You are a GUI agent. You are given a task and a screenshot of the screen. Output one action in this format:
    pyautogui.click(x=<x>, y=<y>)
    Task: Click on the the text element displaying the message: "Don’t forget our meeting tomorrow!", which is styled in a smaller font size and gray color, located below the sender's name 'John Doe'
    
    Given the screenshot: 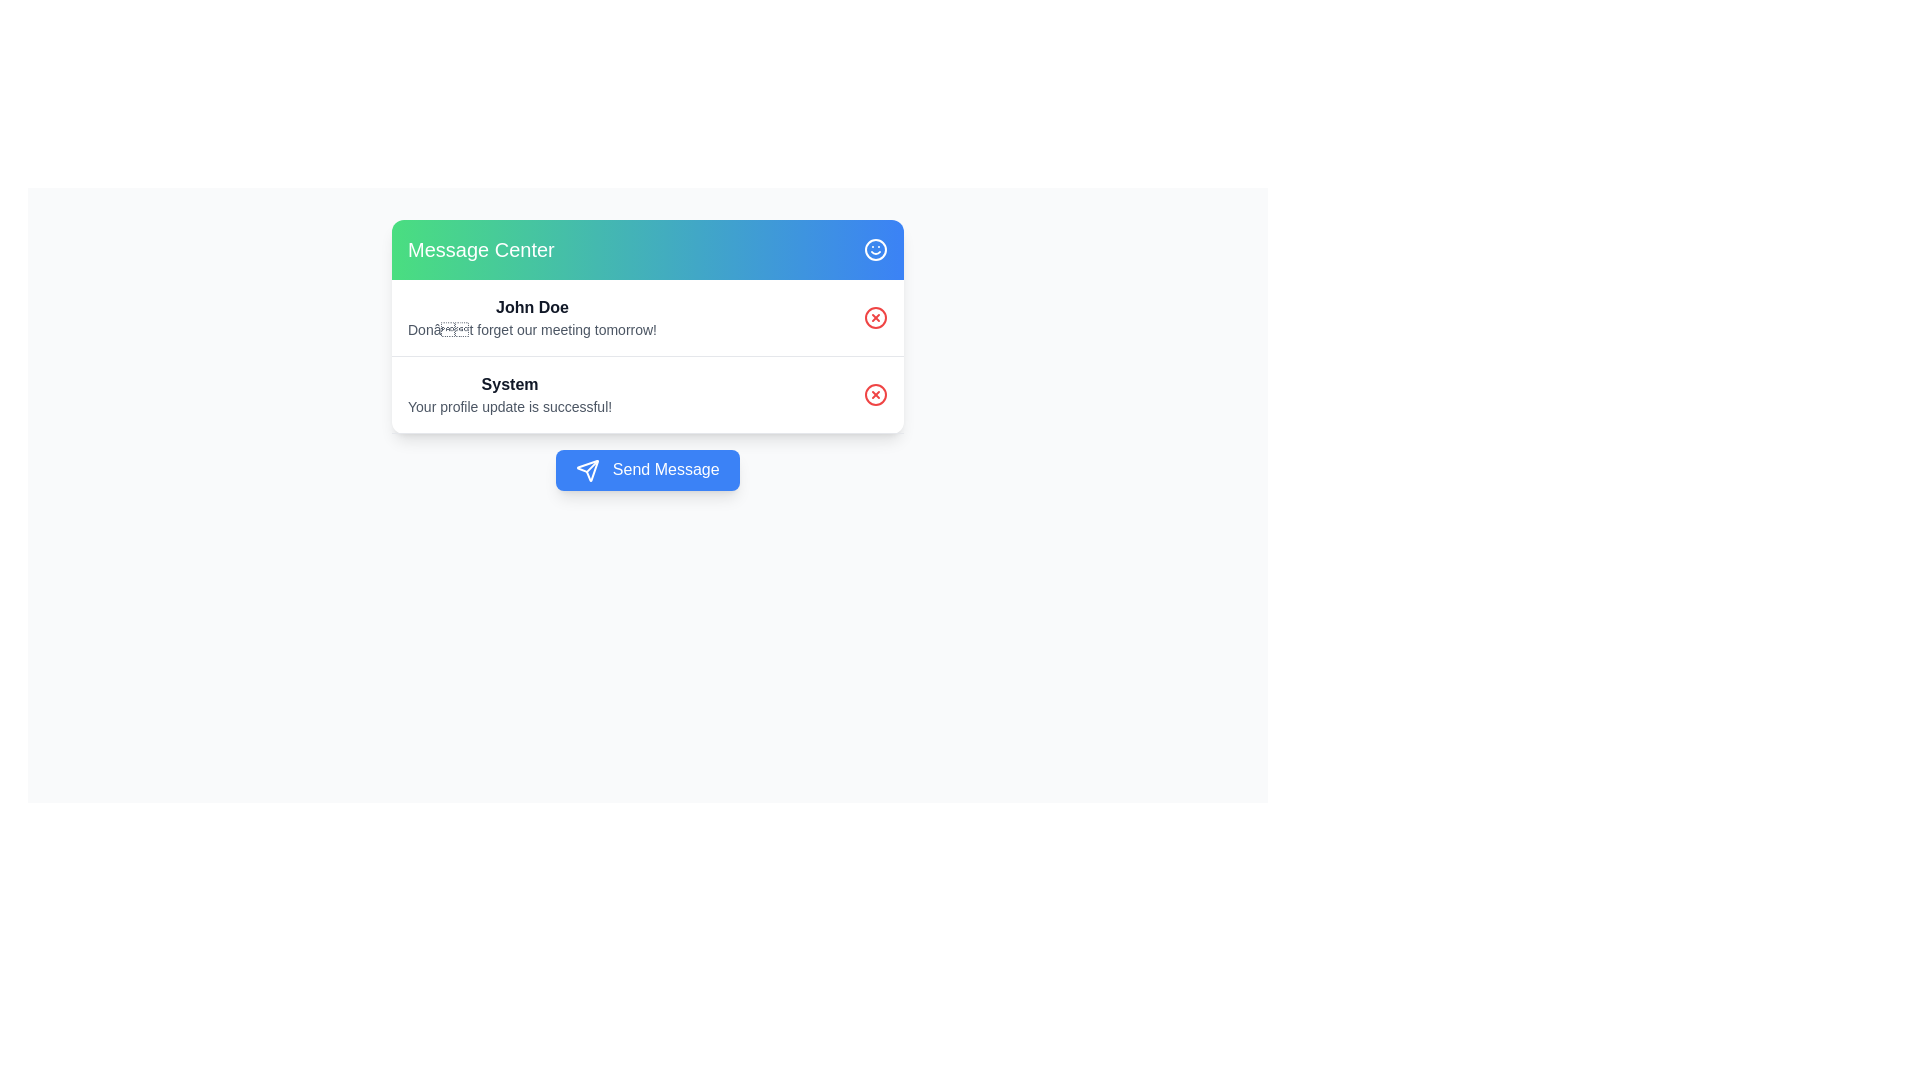 What is the action you would take?
    pyautogui.click(x=532, y=329)
    